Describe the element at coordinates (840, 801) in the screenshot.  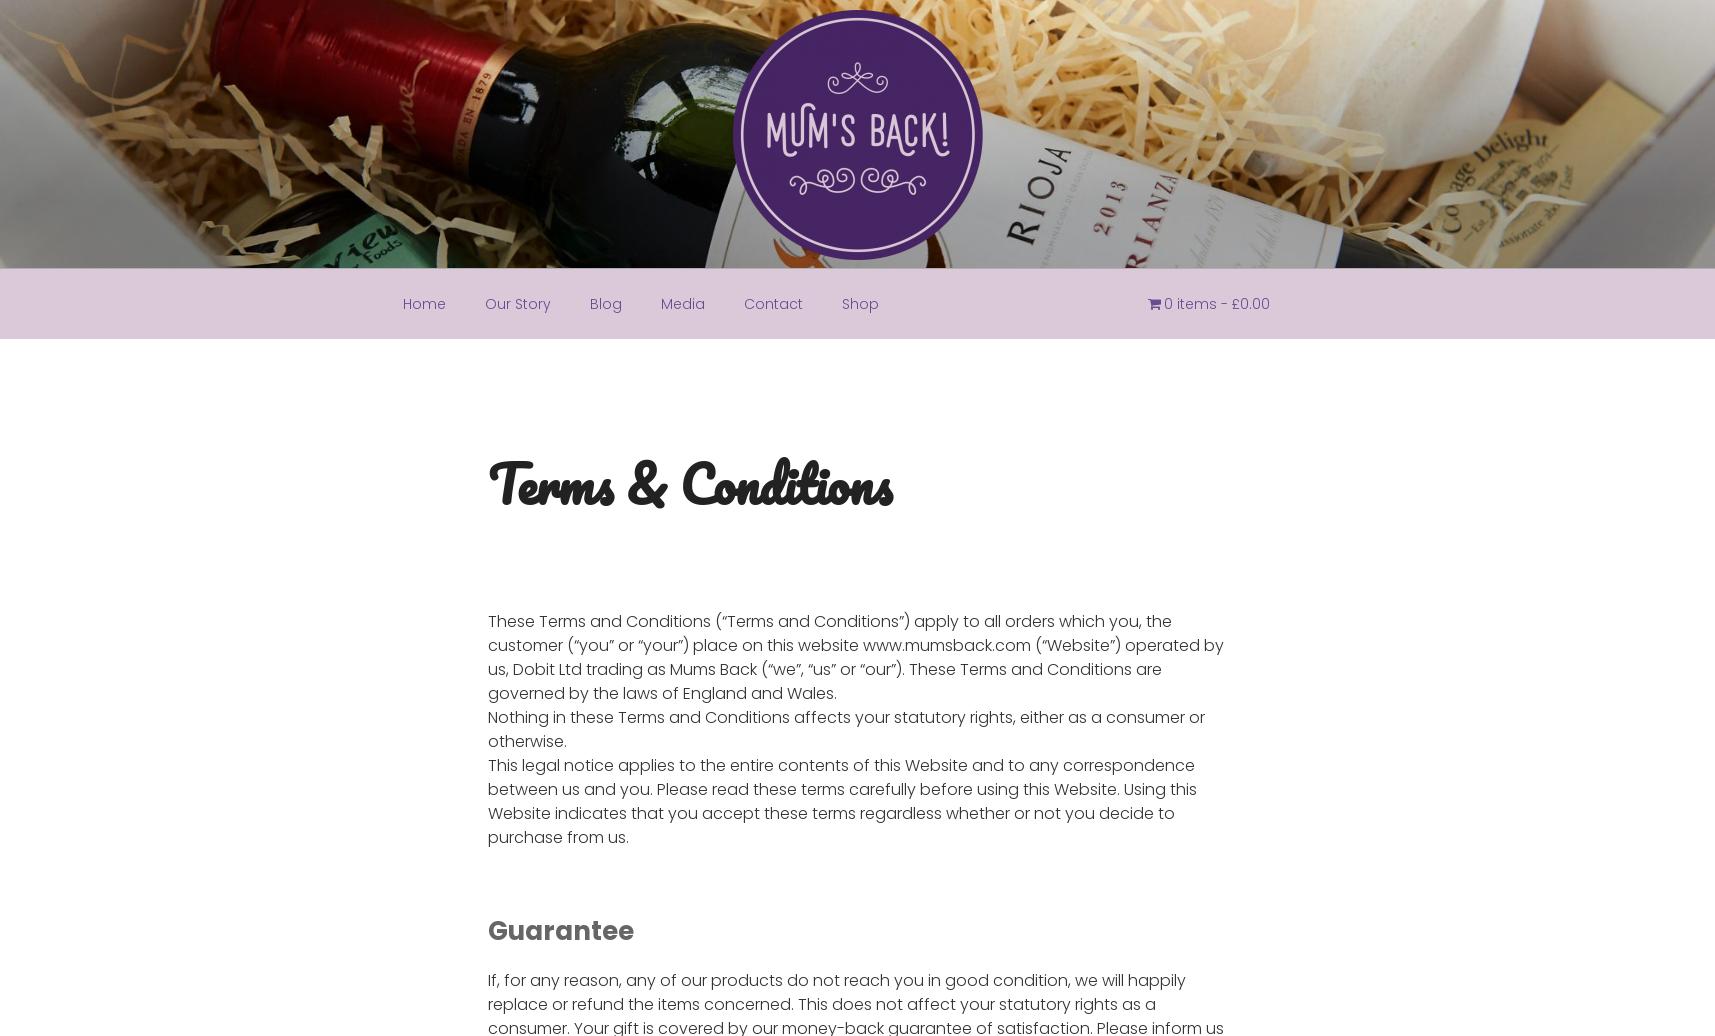
I see `'This legal notice applies to the entire contents of this Website and to any correspondence between us and you. Please read these terms carefully before using this Website. Using this Website indicates that you accept these terms regardless whether or not you decide to purchase from us.'` at that location.